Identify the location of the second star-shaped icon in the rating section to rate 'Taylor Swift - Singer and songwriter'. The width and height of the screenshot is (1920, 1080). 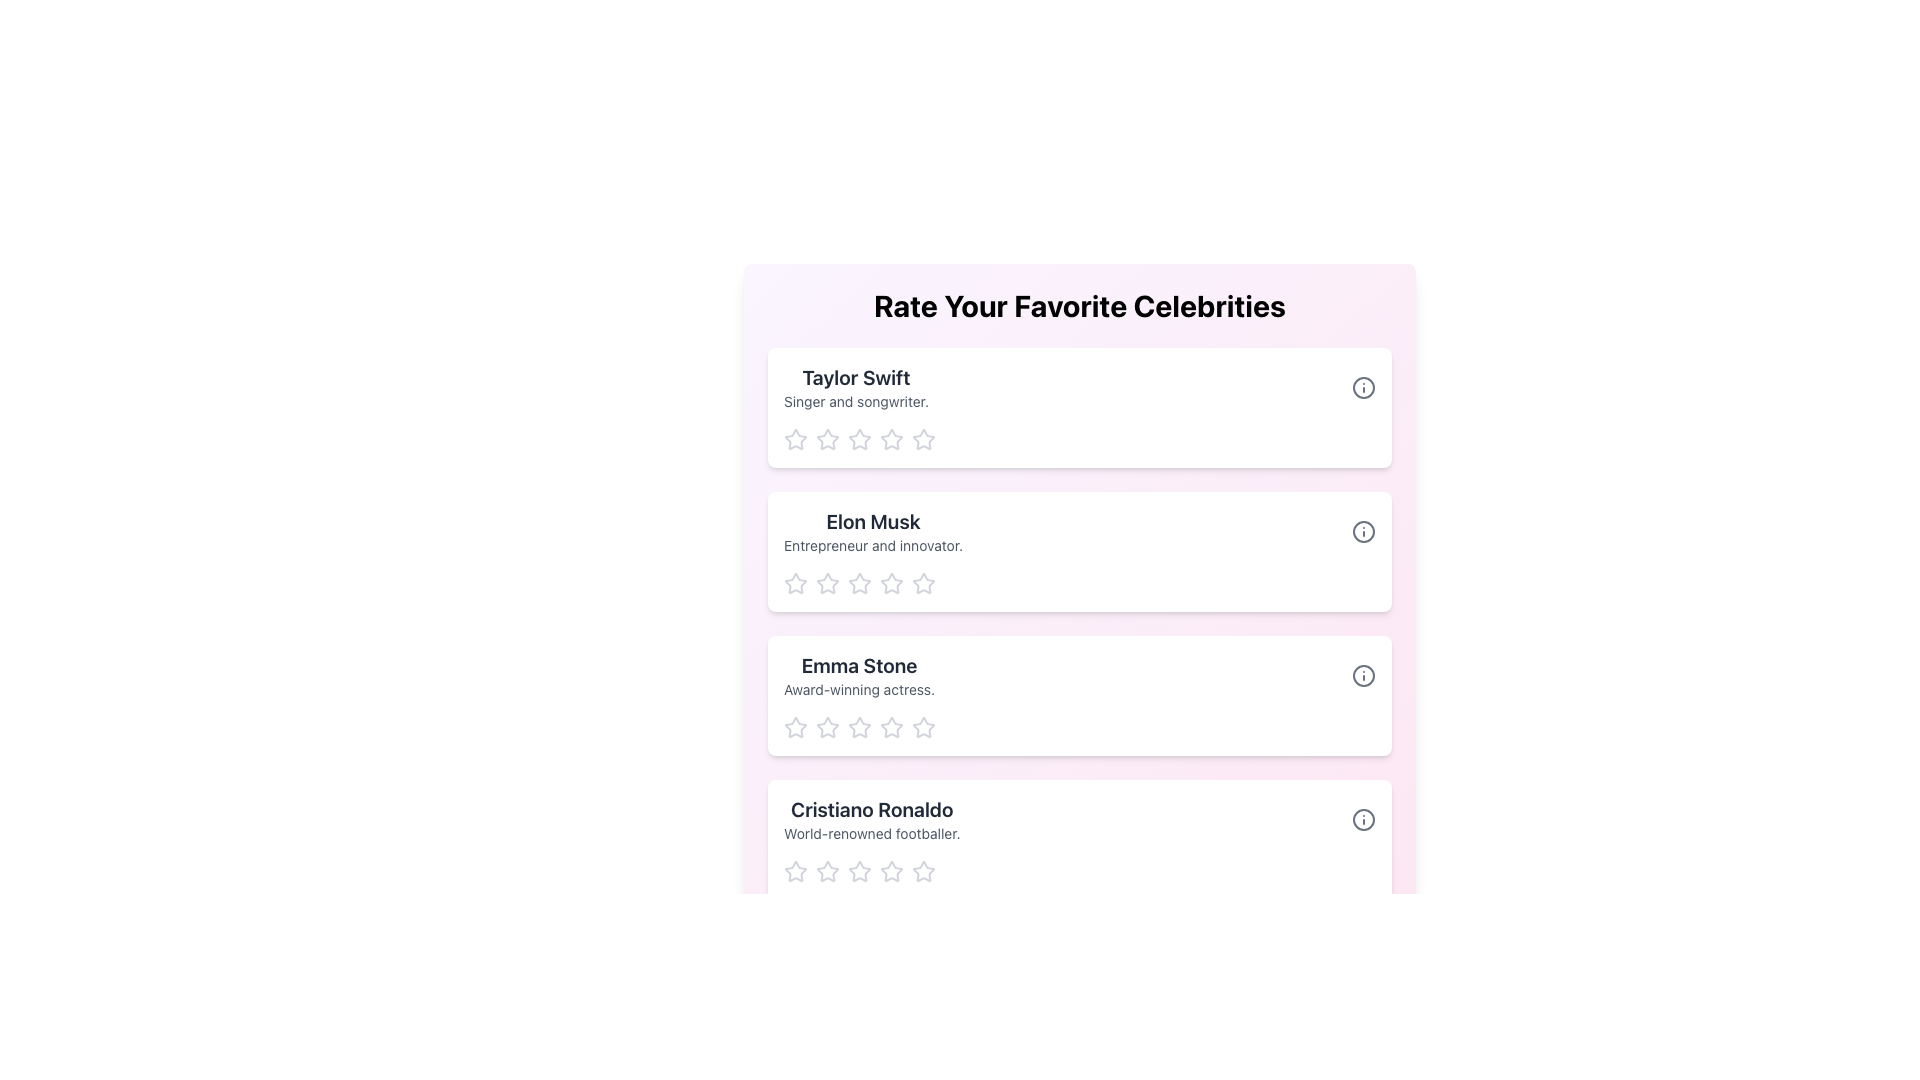
(891, 438).